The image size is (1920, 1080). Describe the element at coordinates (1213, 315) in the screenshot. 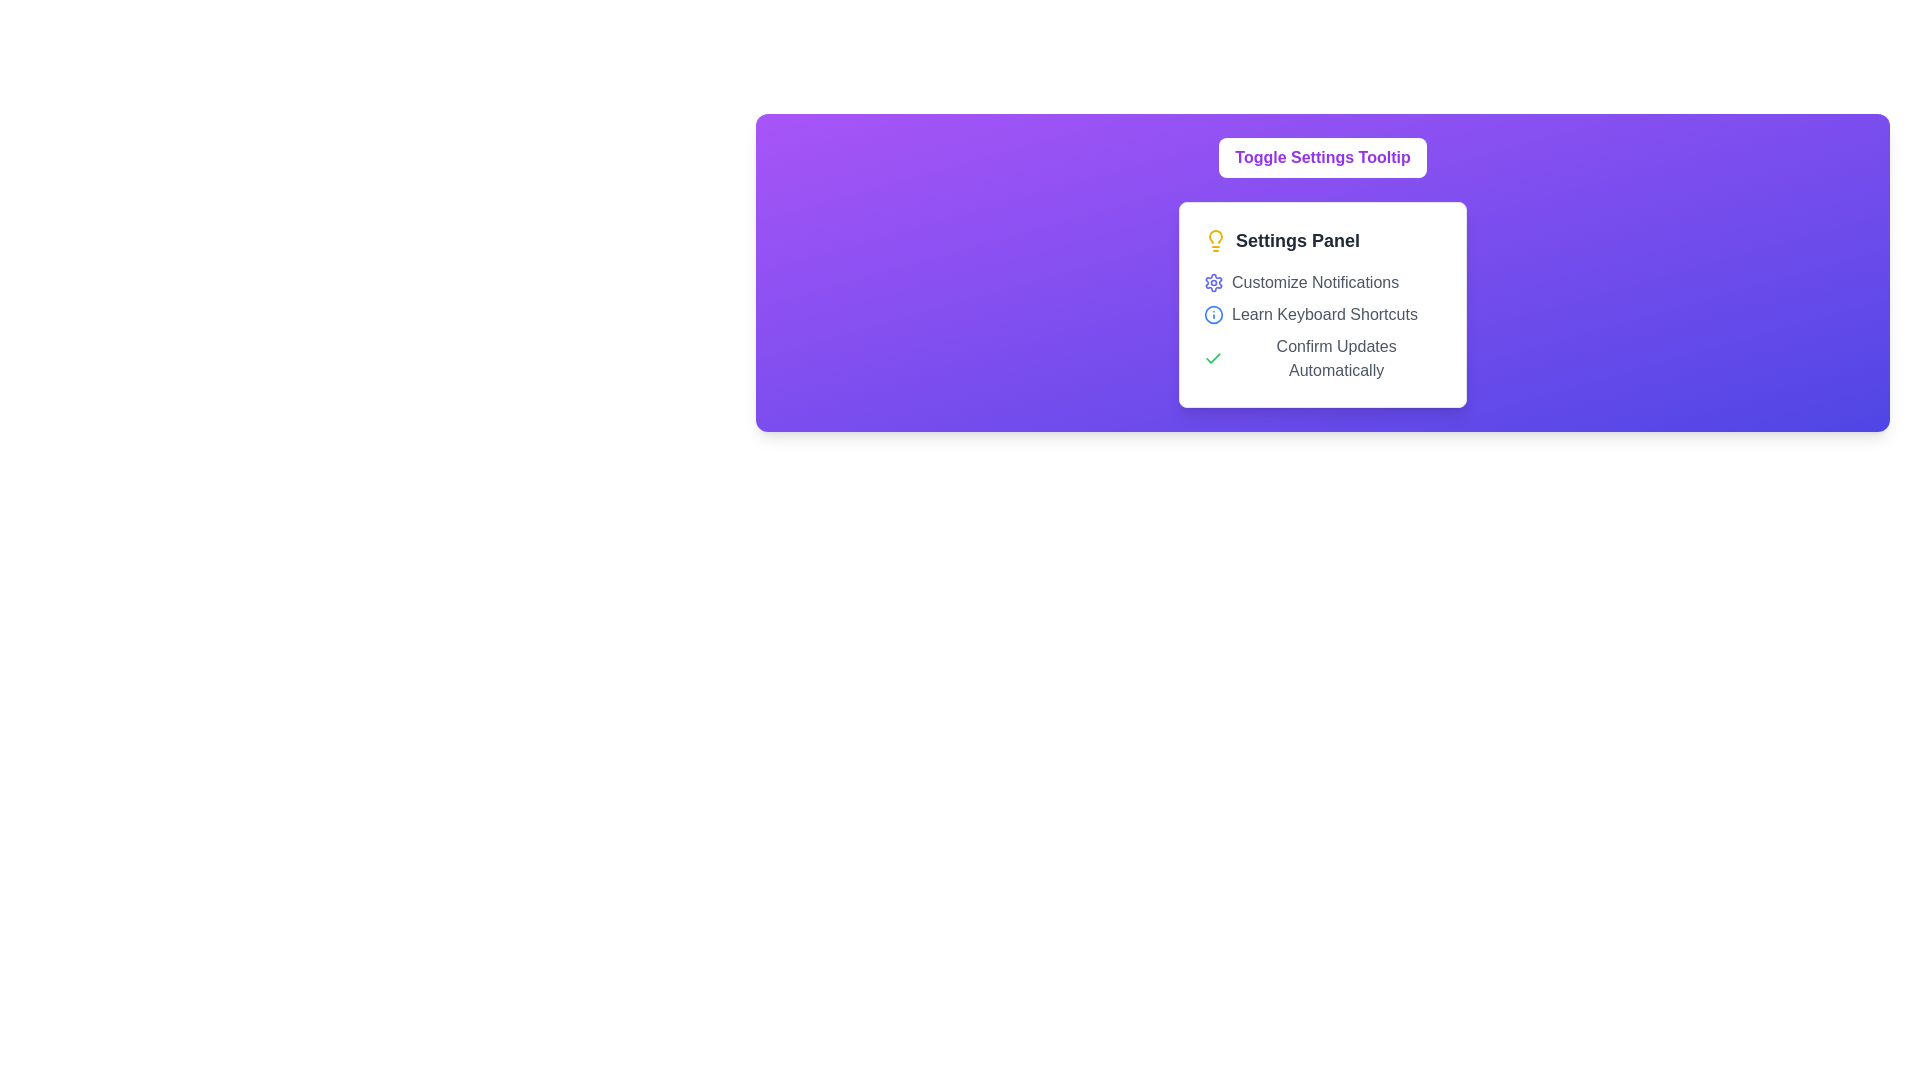

I see `central circular decorative graphic element within the 'info' icon located to the left of the 'Settings Panel' heading` at that location.